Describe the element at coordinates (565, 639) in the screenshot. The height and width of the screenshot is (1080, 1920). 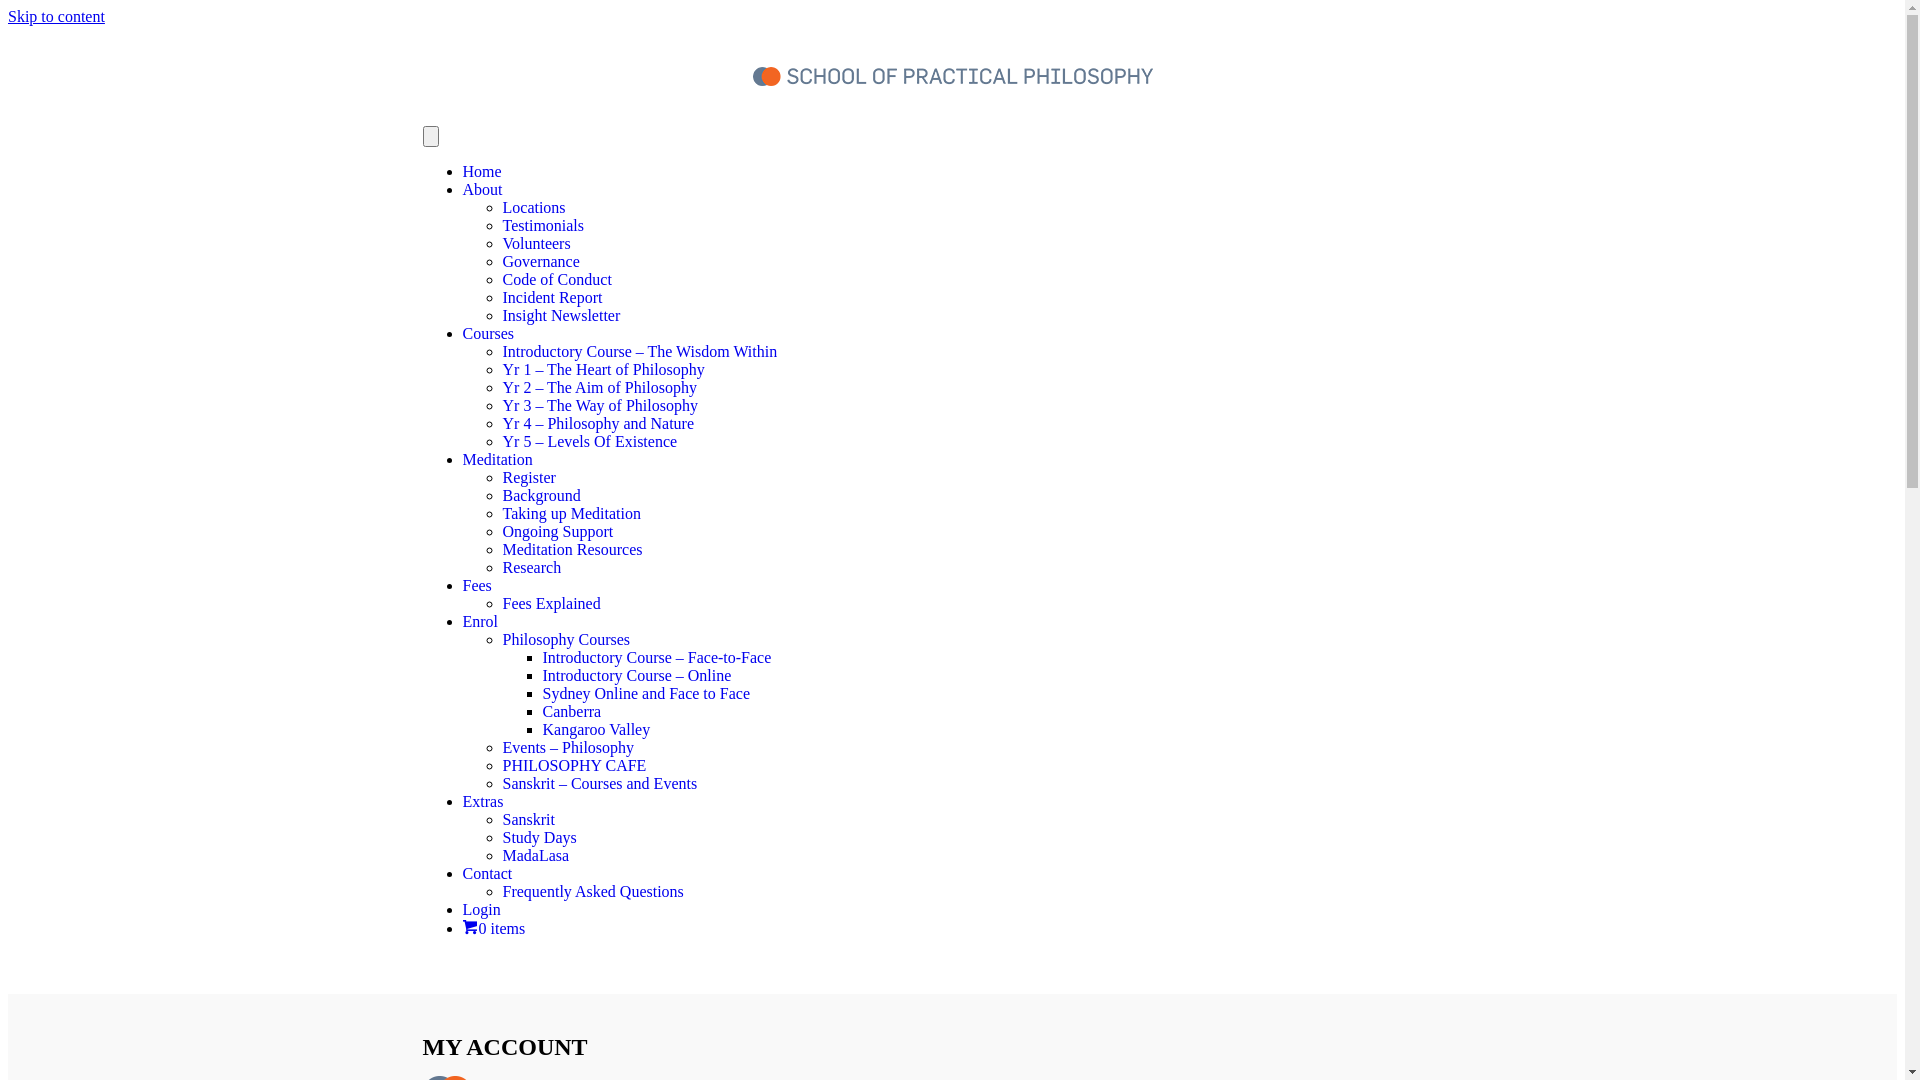
I see `'Philosophy Courses'` at that location.